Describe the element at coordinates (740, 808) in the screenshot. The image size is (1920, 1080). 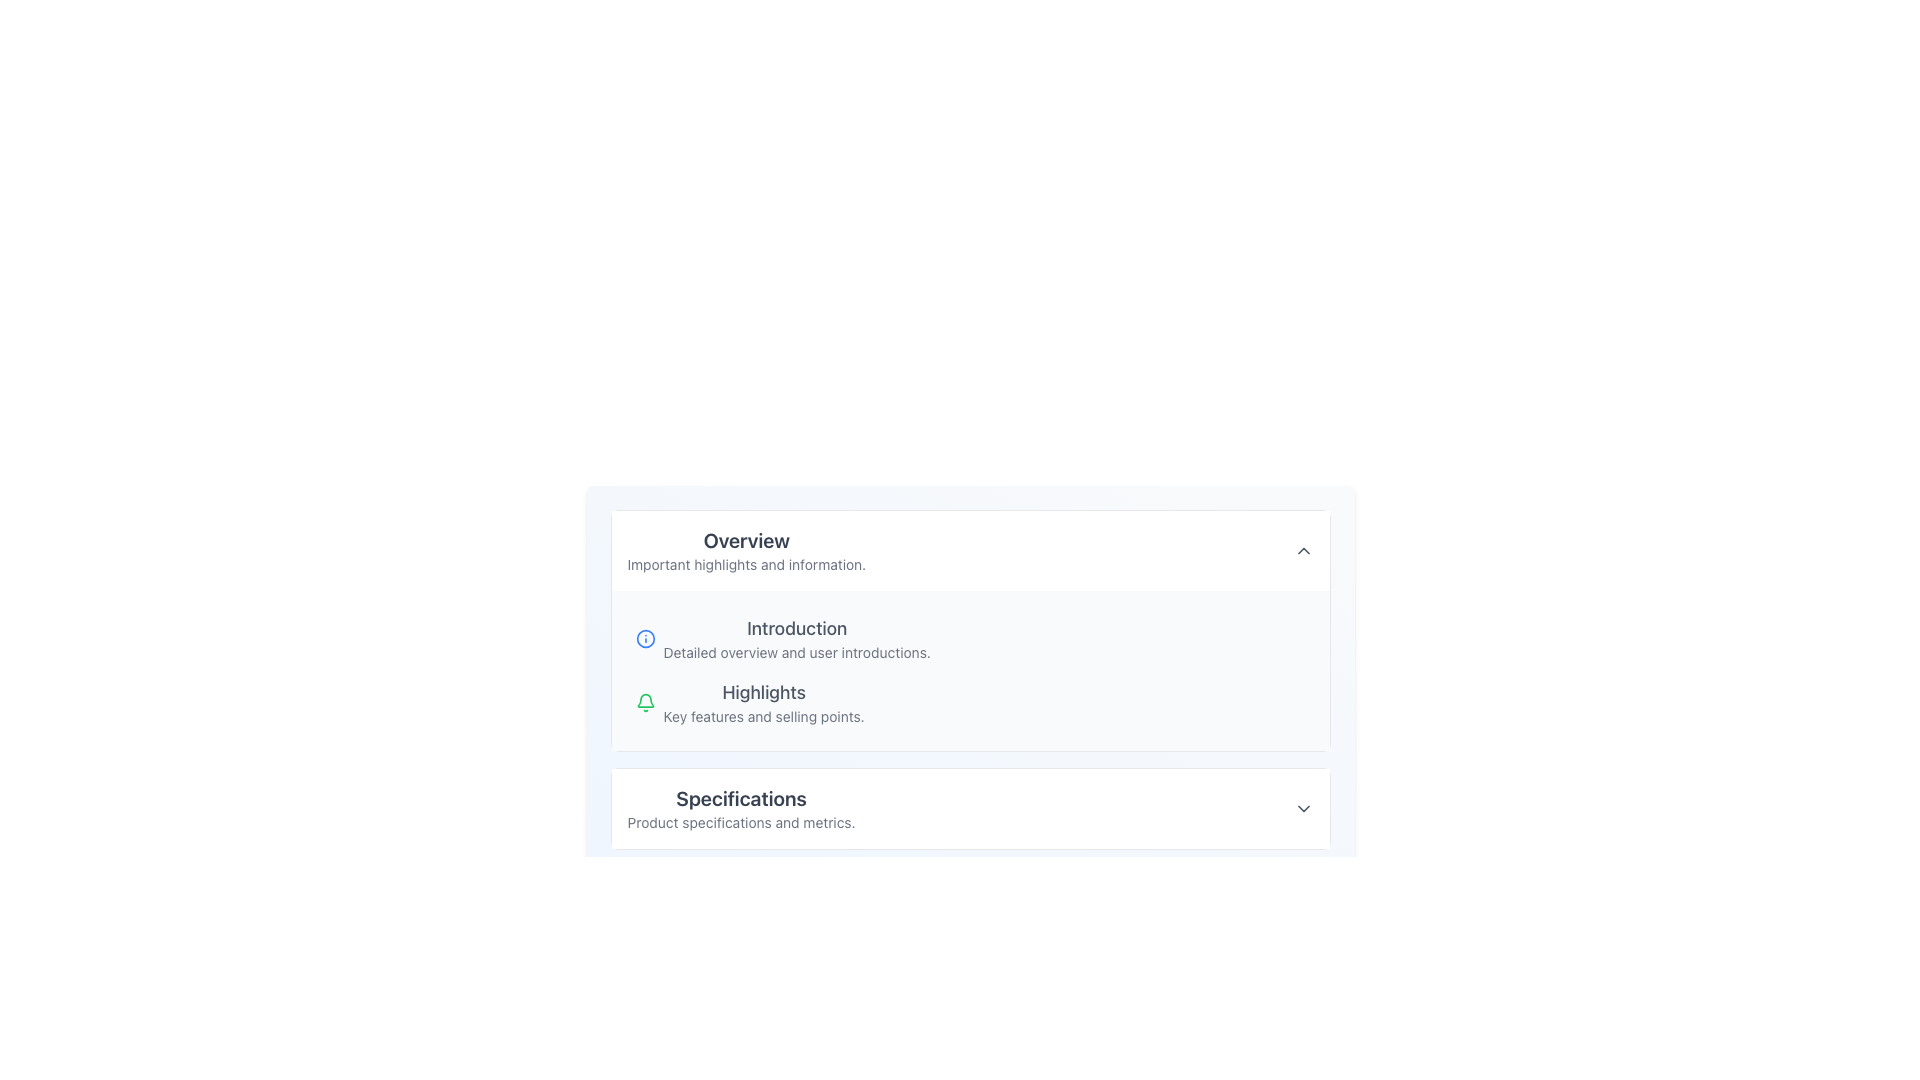
I see `the 'Specifications' section header` at that location.